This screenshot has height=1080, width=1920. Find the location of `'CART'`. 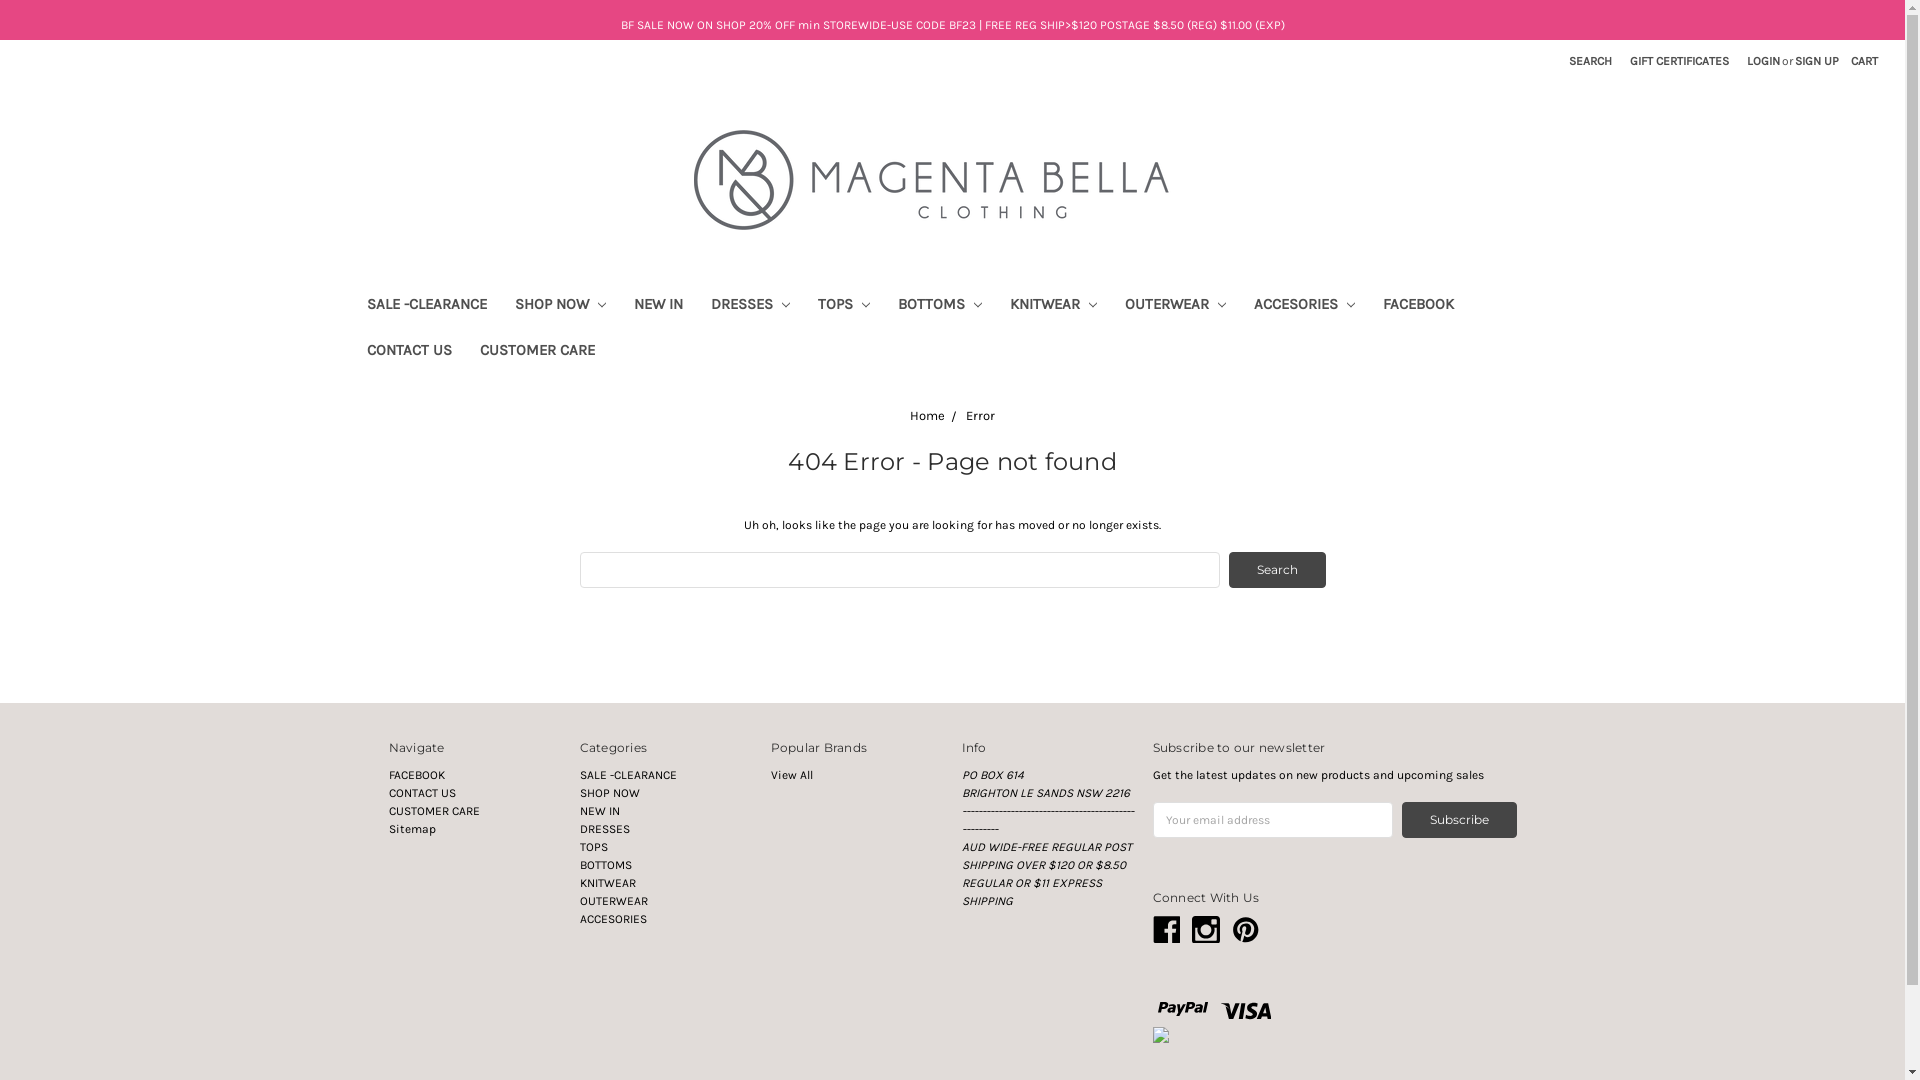

'CART' is located at coordinates (1863, 60).